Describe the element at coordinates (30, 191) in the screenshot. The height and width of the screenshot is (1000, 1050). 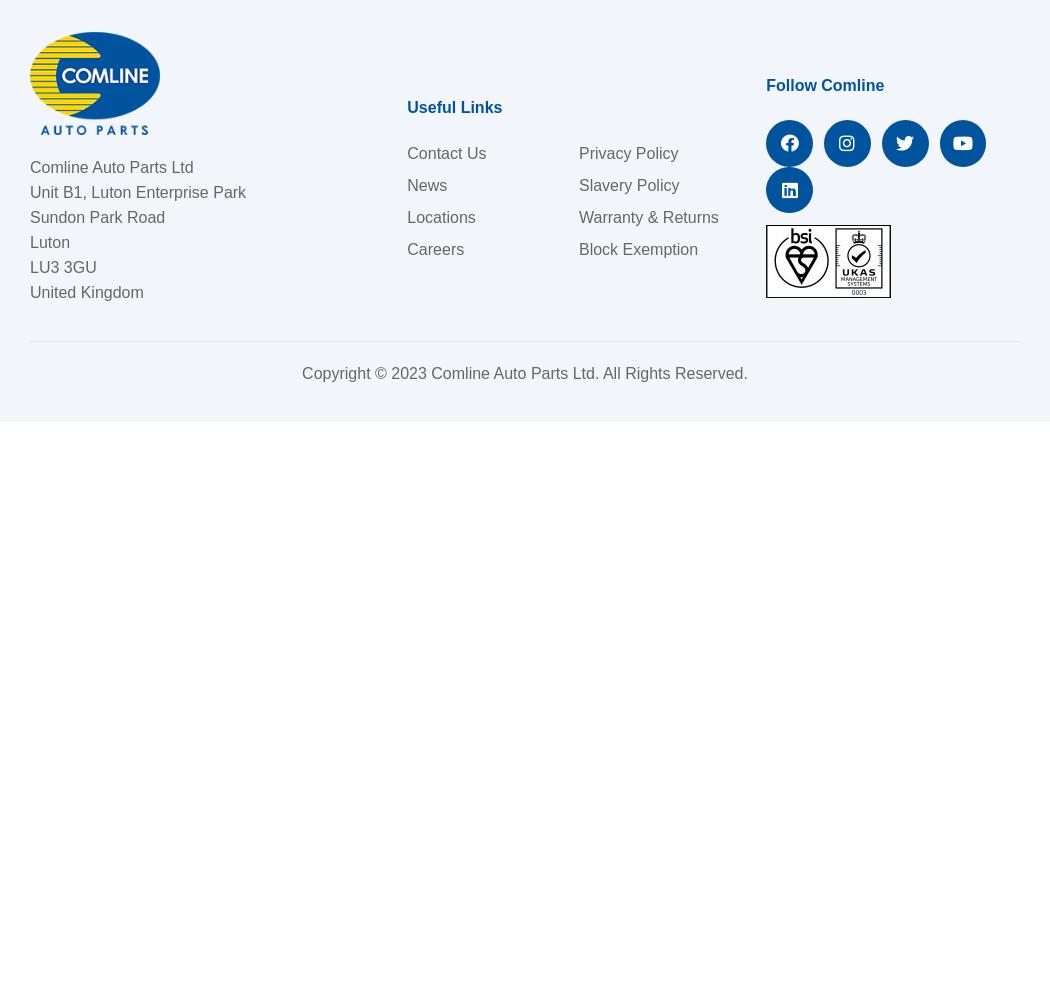
I see `'Unit B1, Luton Enterprise Park'` at that location.